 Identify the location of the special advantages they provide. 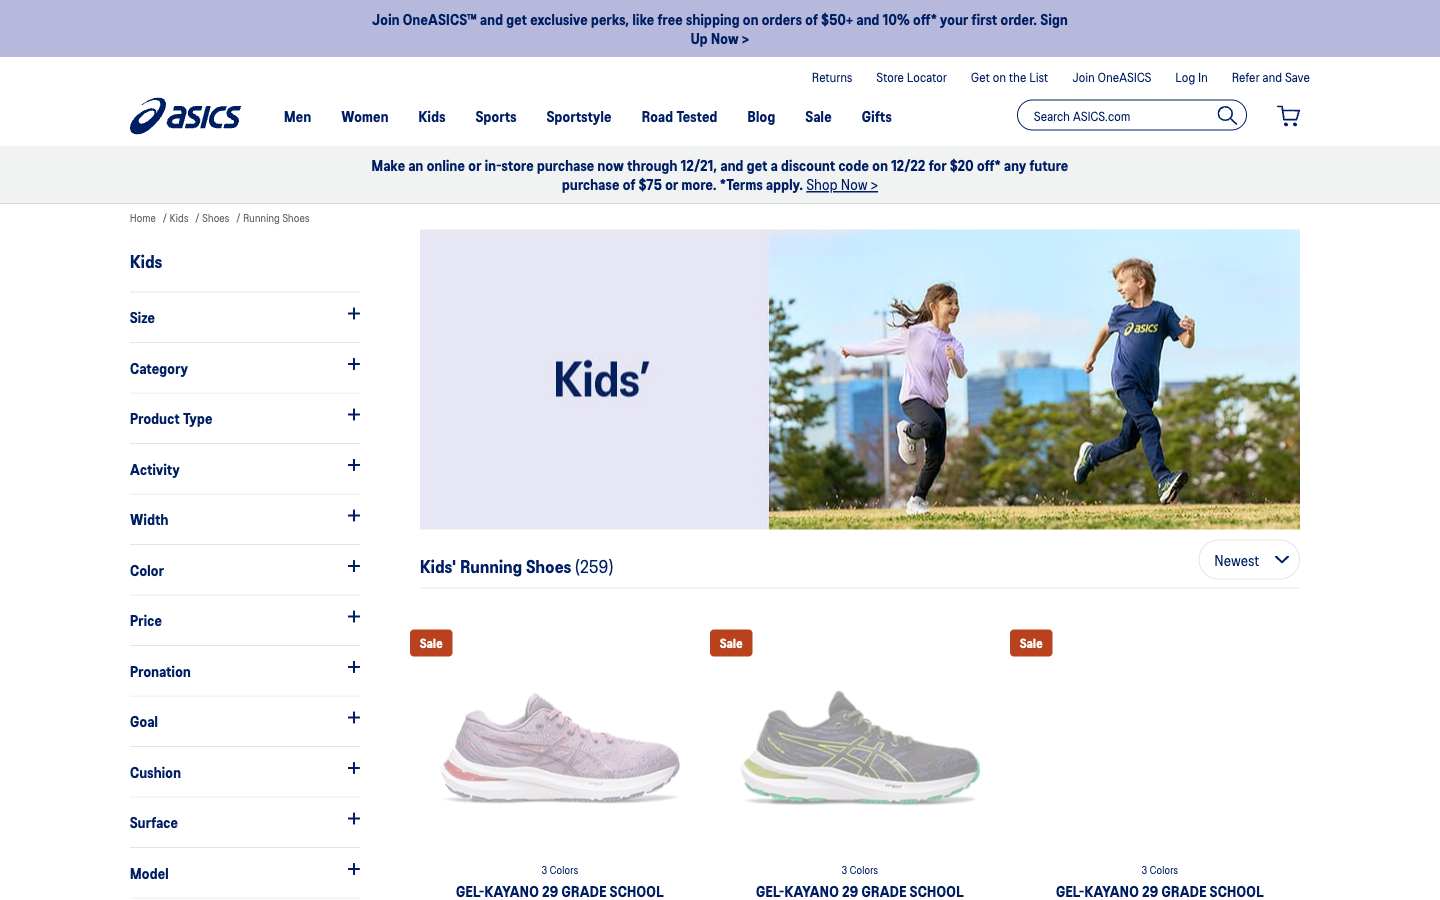
(720, 27).